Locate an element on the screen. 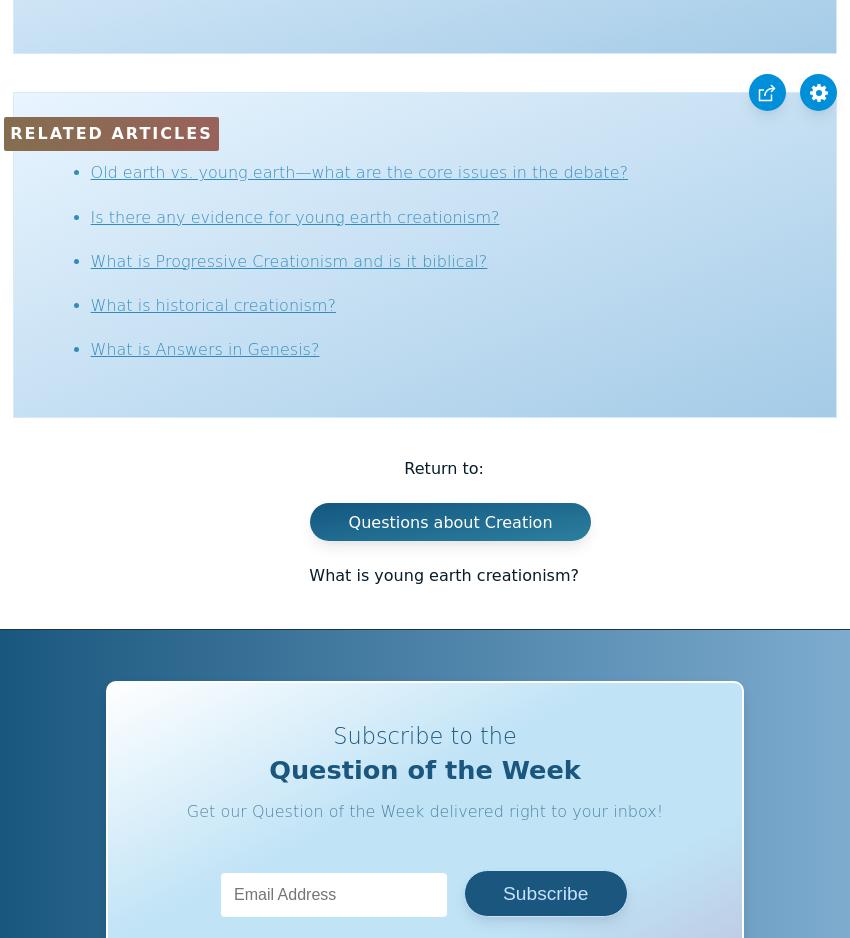 Image resolution: width=850 pixels, height=938 pixels. 'Get our Question of the Week delivered right to your inbox!' is located at coordinates (184, 811).